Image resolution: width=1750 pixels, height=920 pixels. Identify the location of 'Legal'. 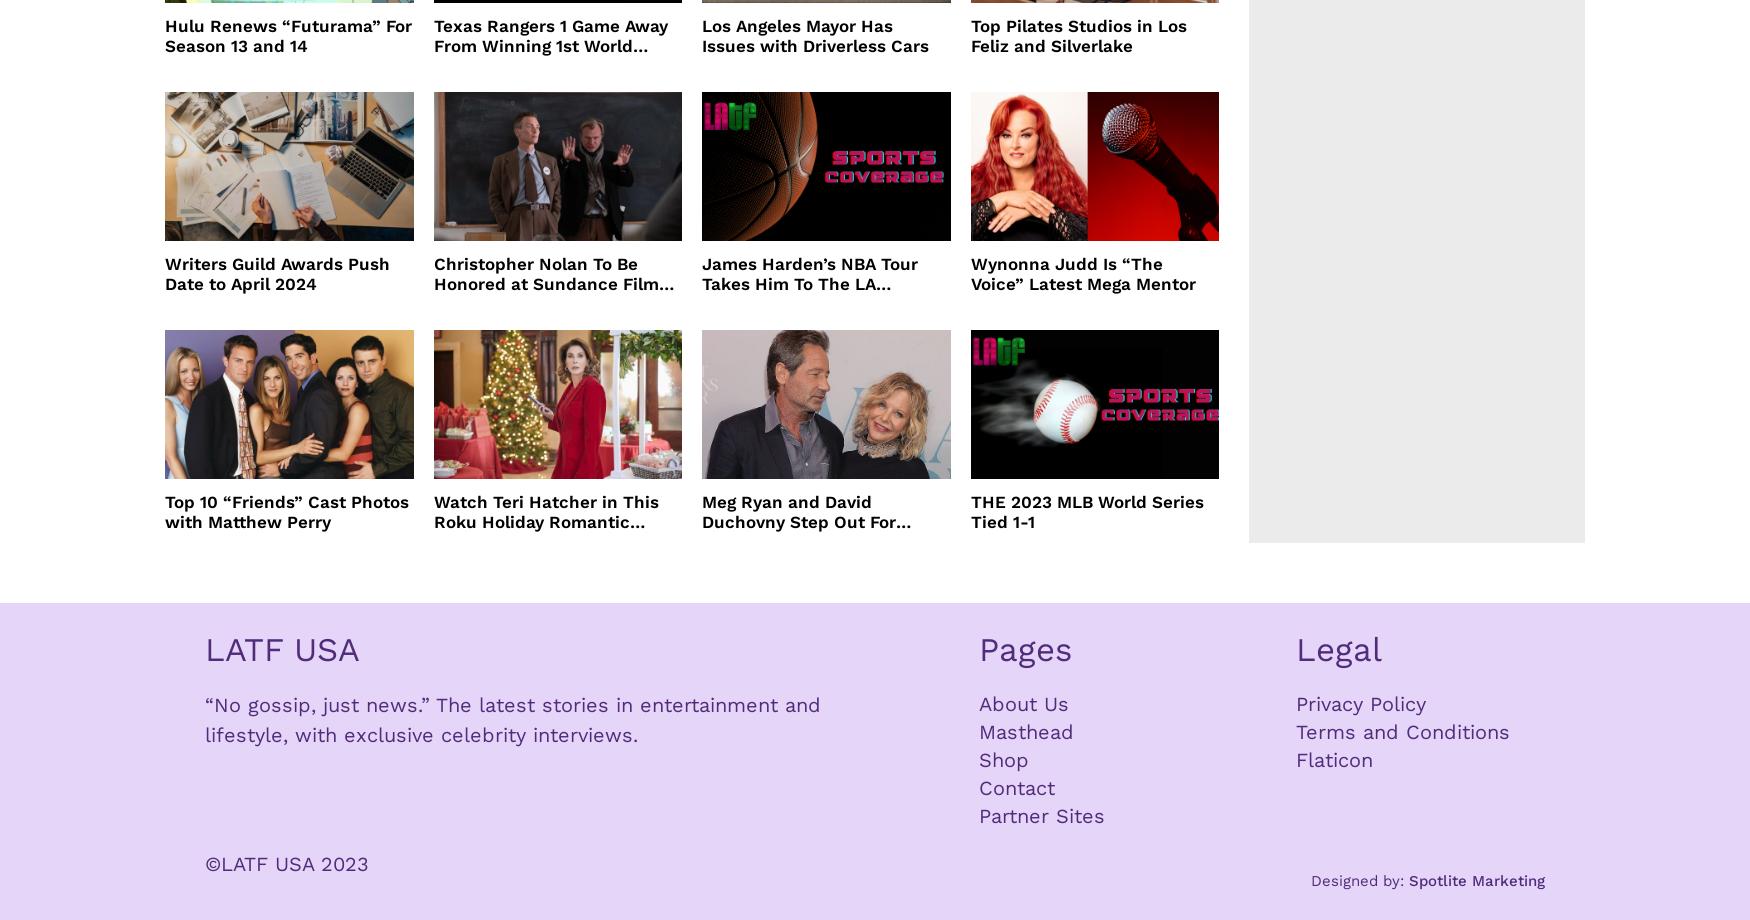
(1338, 647).